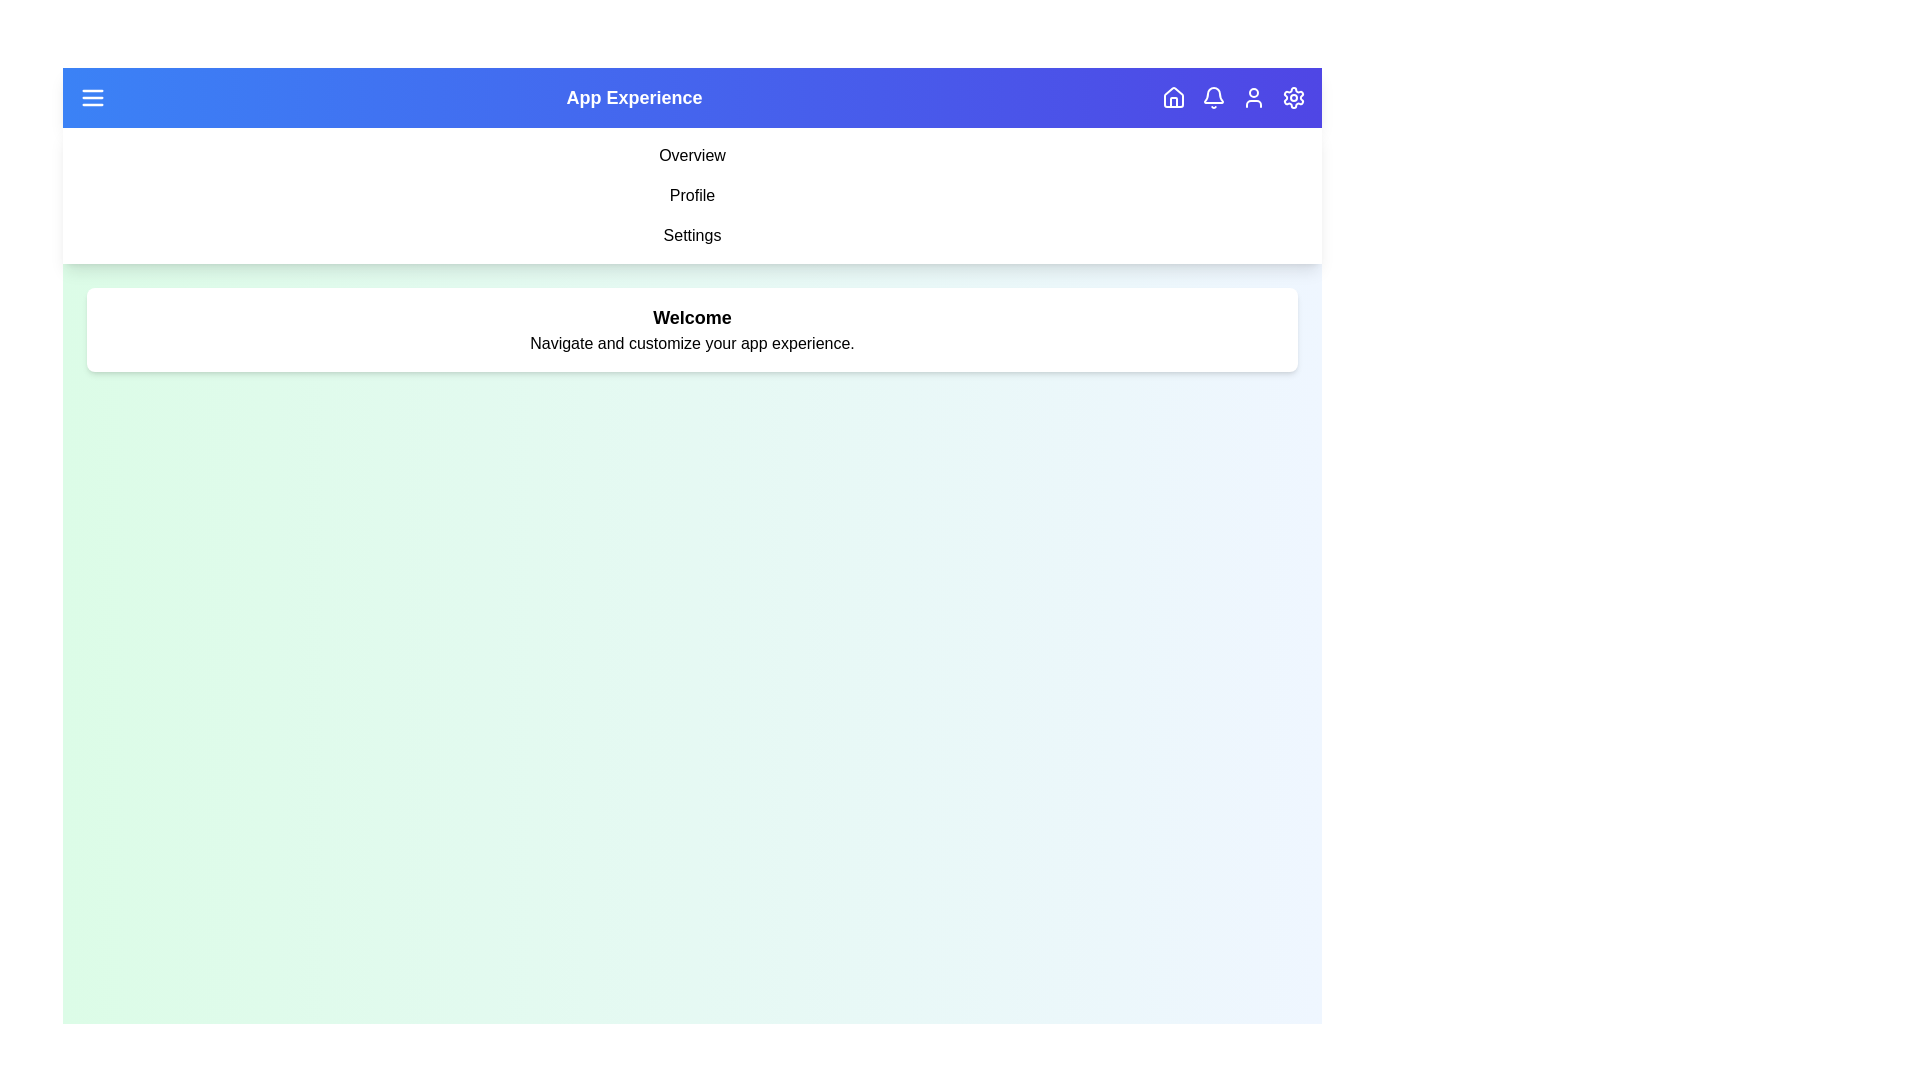 The image size is (1920, 1080). Describe the element at coordinates (692, 196) in the screenshot. I see `the navigation item labeled Profile to navigate to the respective section` at that location.